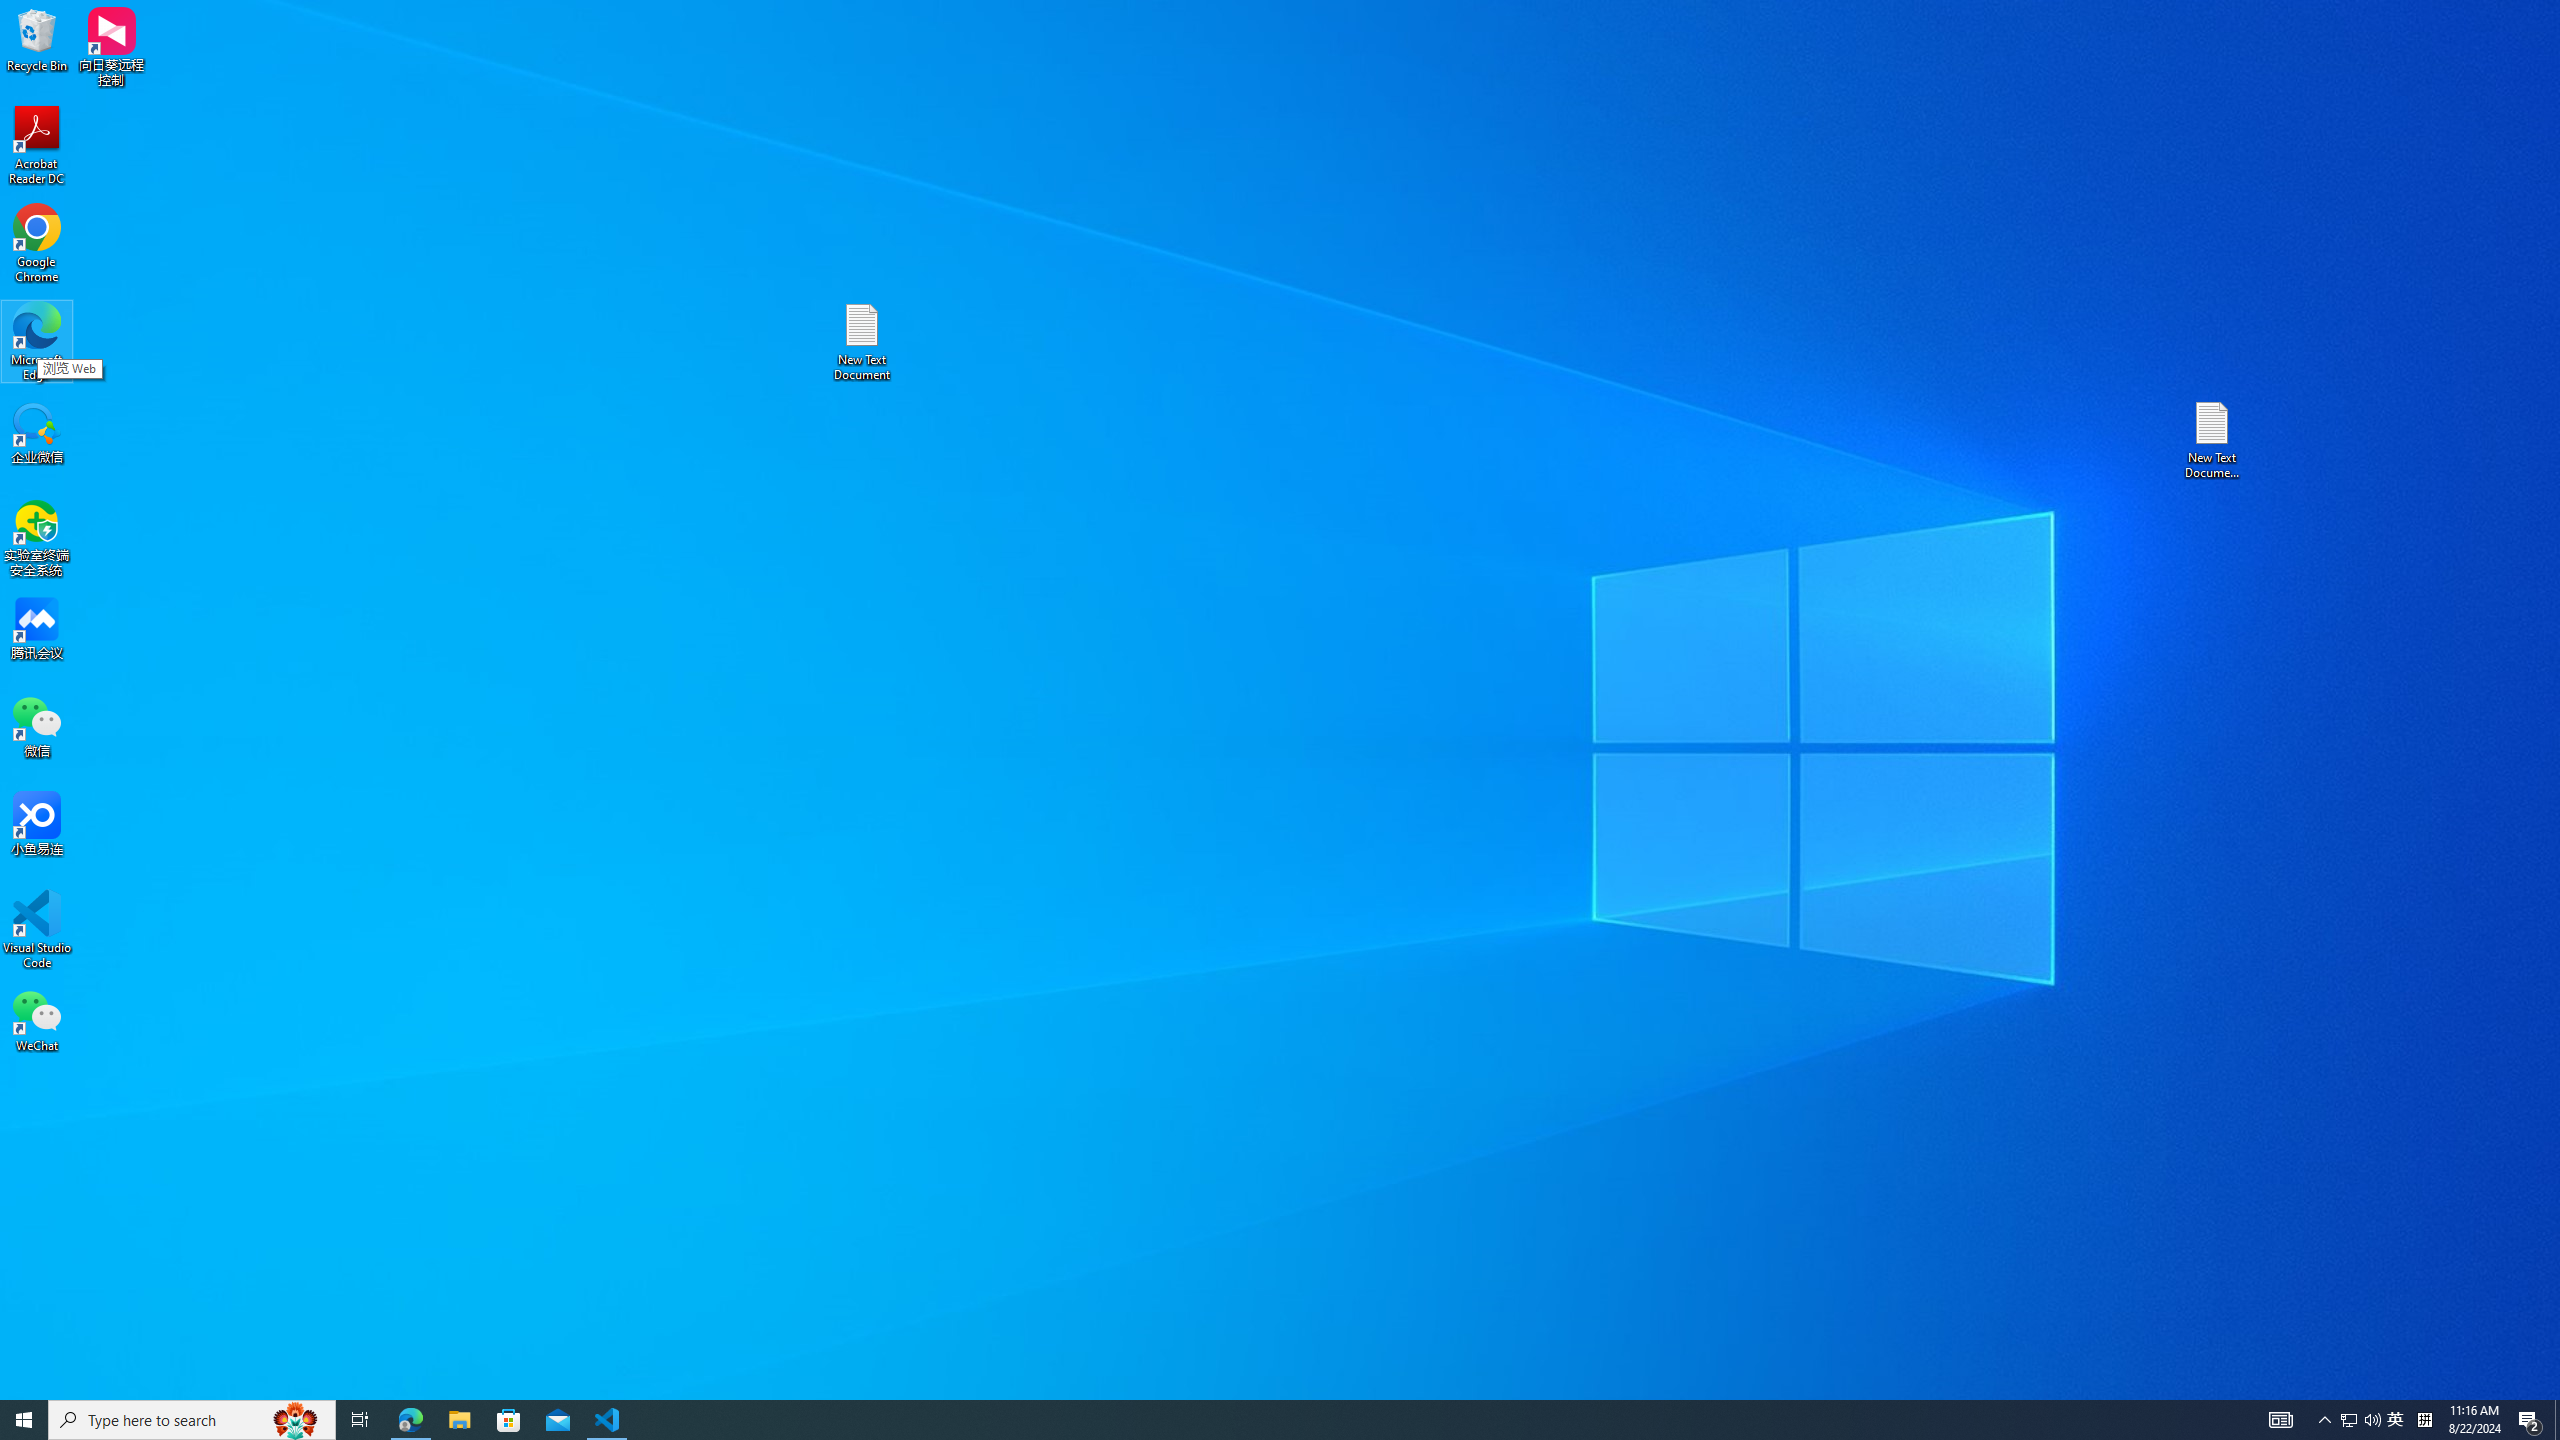 The width and height of the screenshot is (2560, 1440). Describe the element at coordinates (2213, 438) in the screenshot. I see `'New Text Document (2)'` at that location.